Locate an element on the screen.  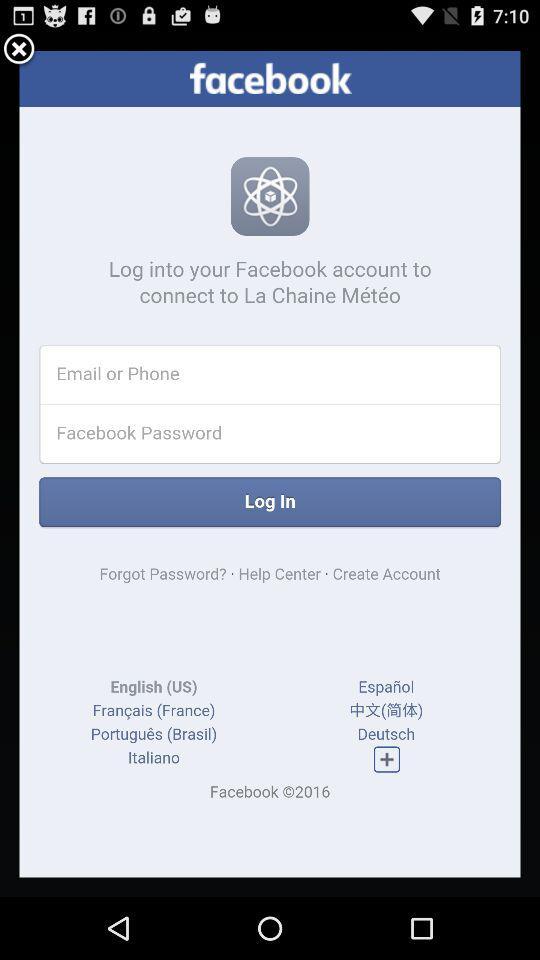
app is located at coordinates (18, 49).